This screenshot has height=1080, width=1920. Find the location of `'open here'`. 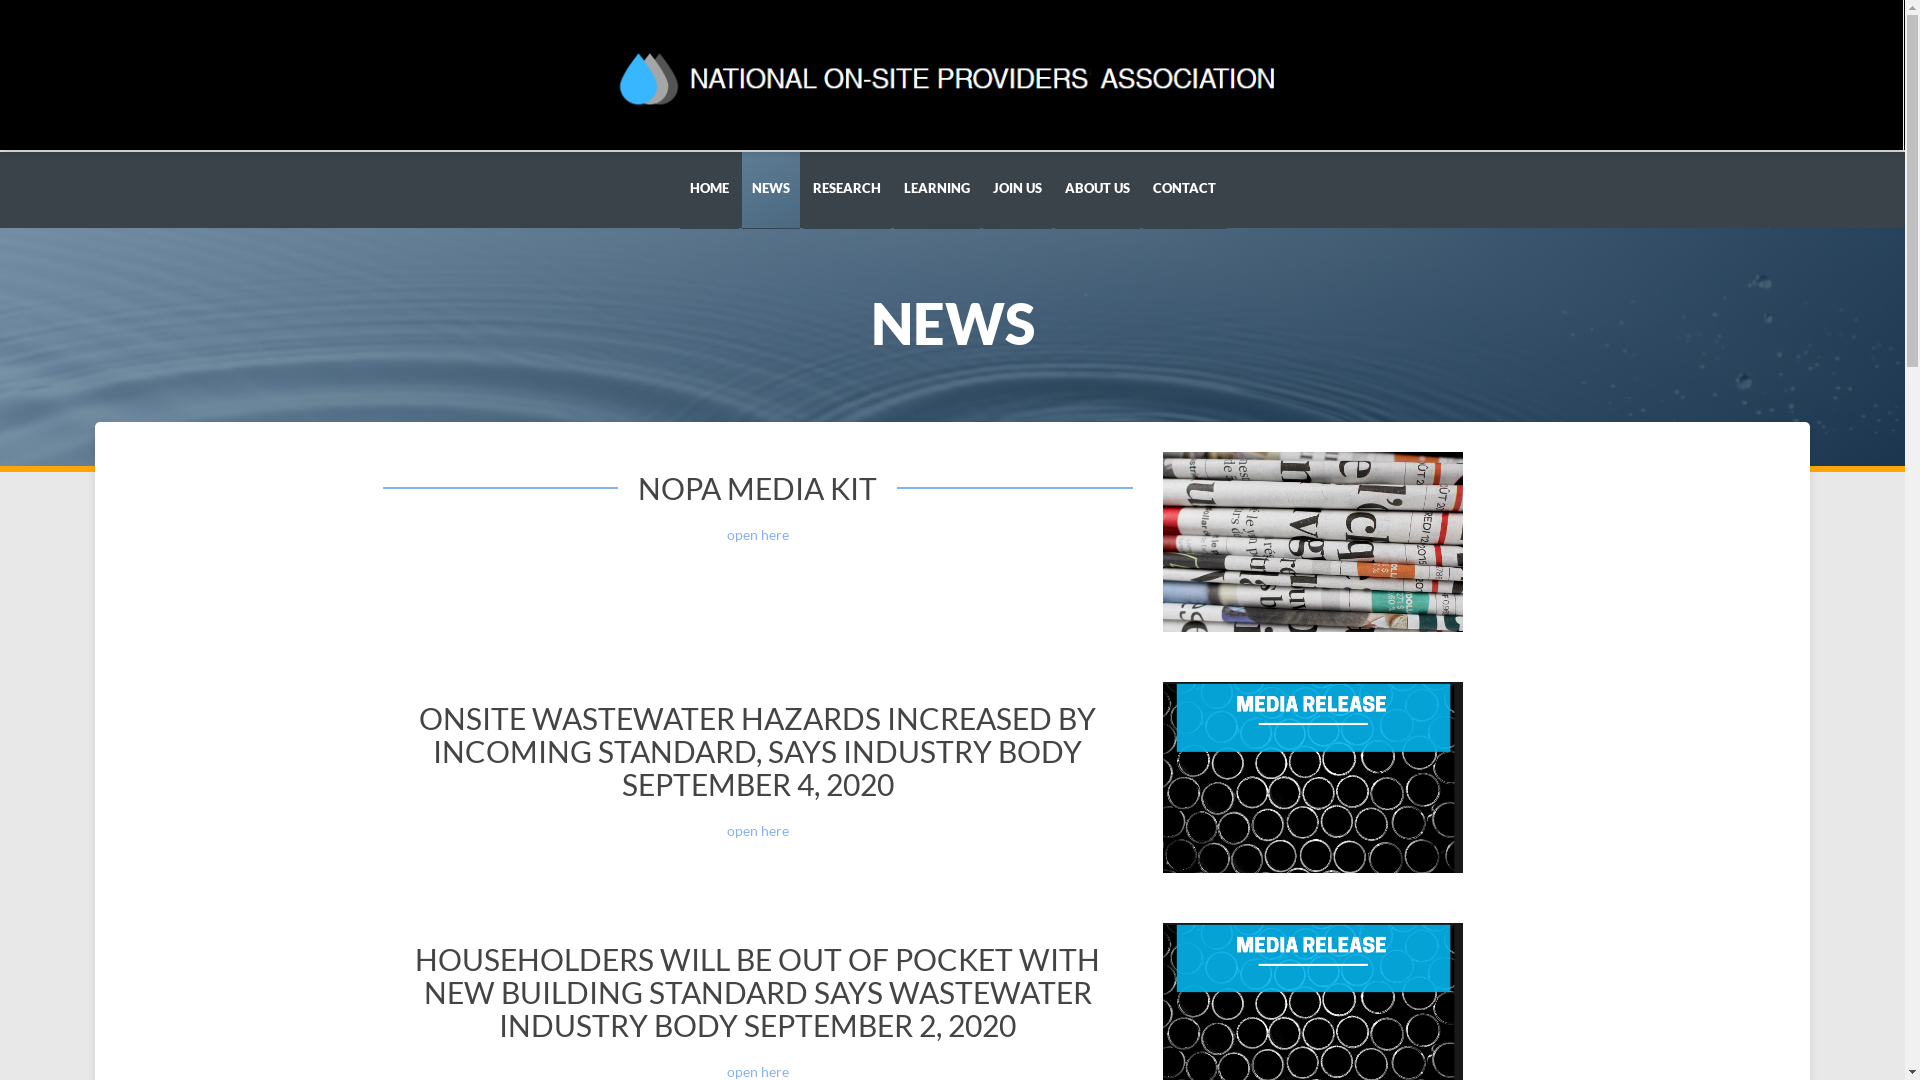

'open here' is located at coordinates (756, 830).